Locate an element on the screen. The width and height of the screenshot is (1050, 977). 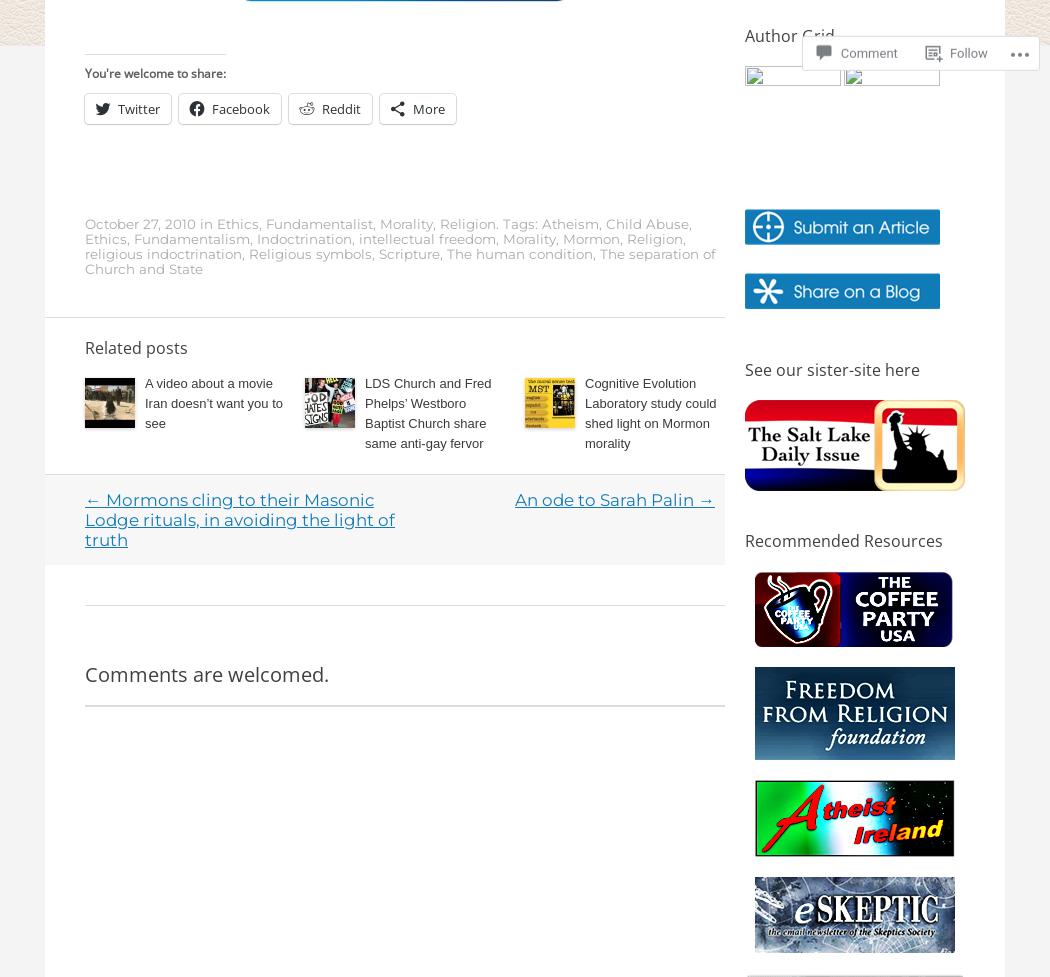
'in' is located at coordinates (195, 223).